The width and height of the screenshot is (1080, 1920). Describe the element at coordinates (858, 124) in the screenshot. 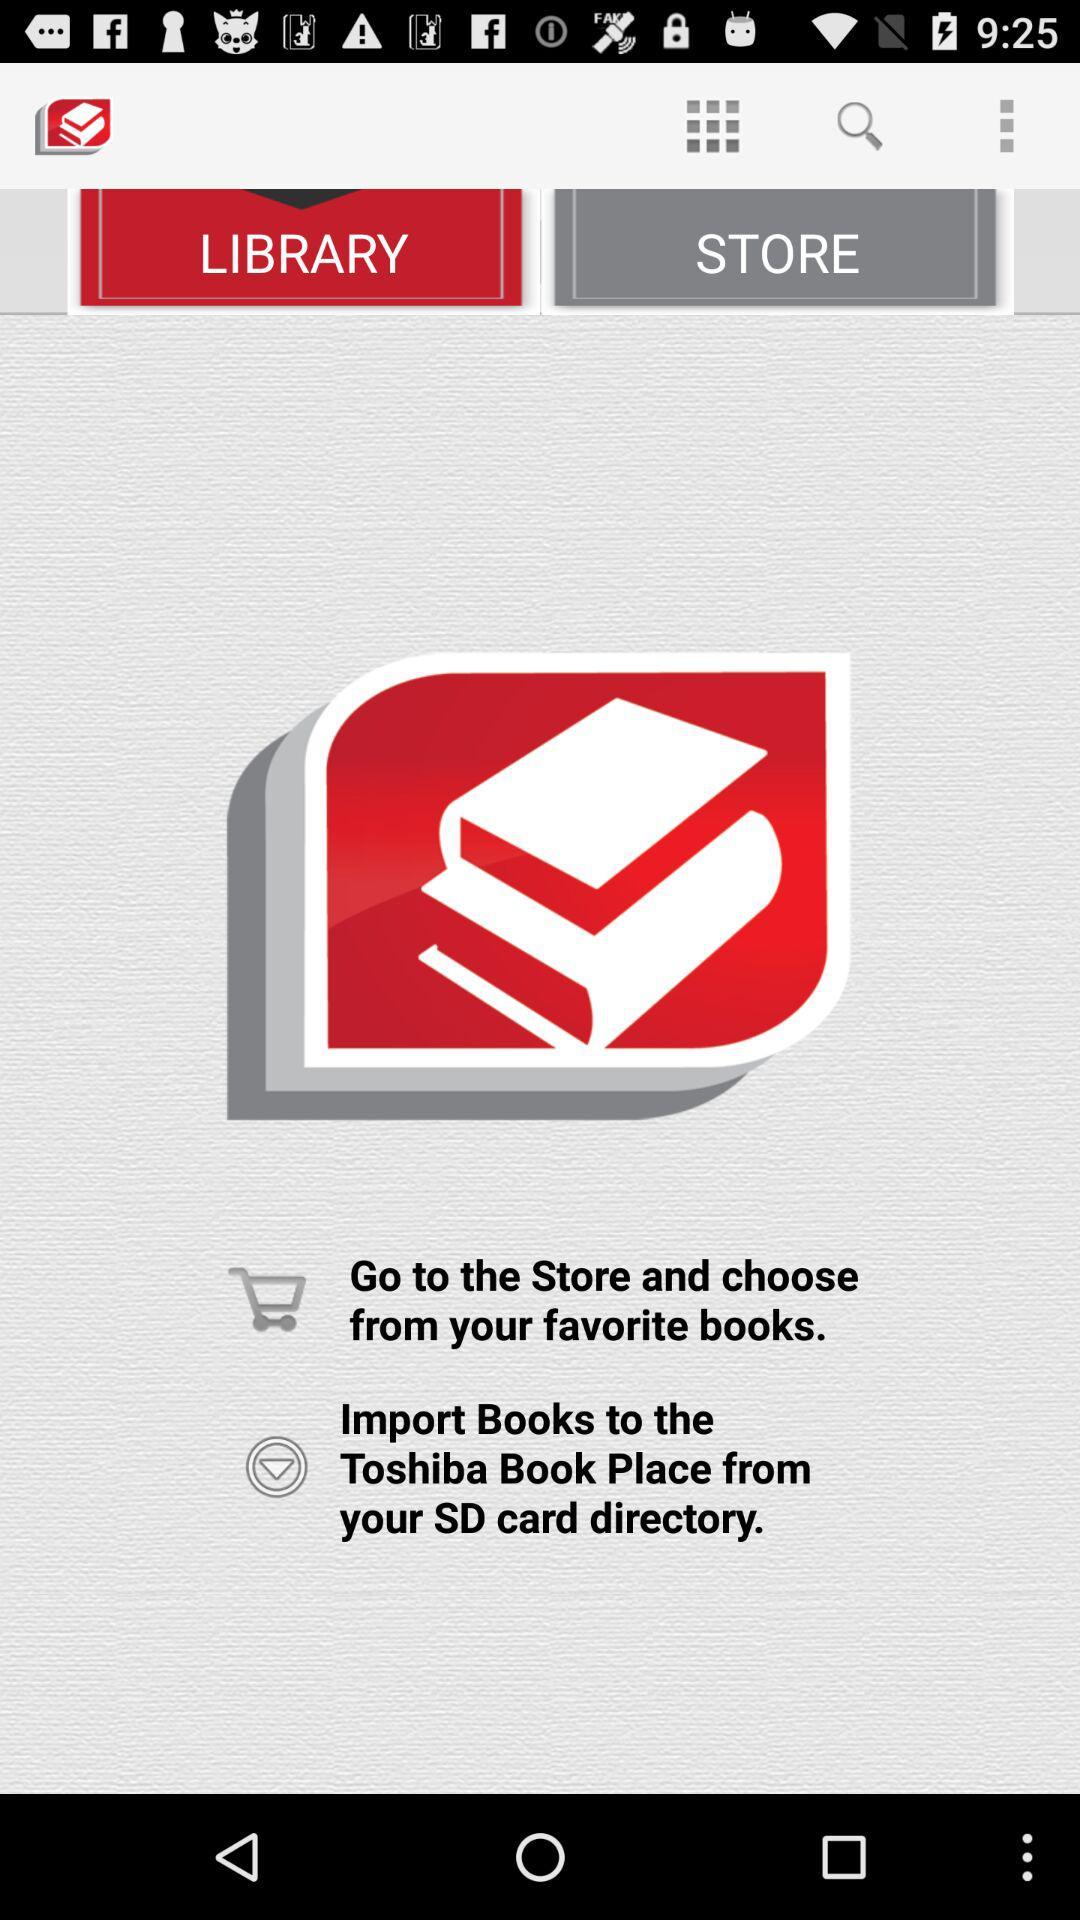

I see `app above store app` at that location.